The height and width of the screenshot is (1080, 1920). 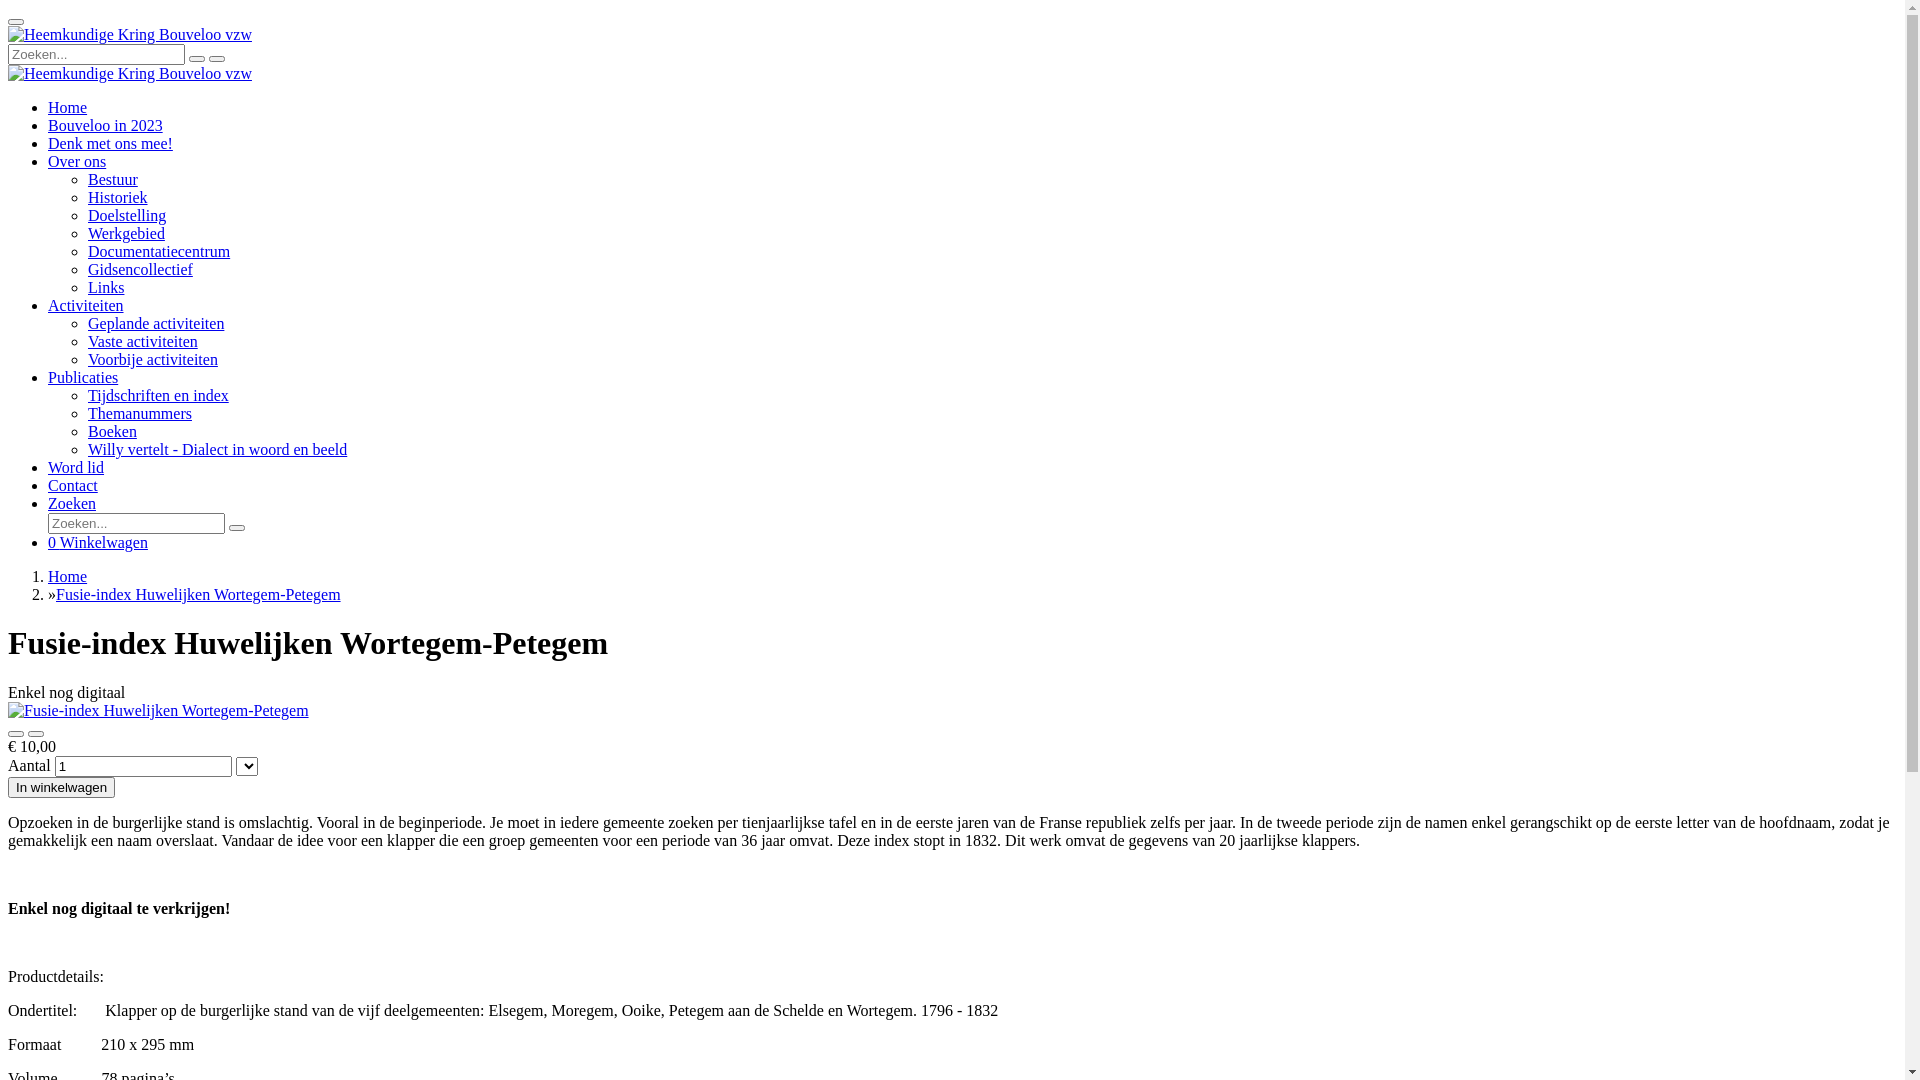 What do you see at coordinates (86, 430) in the screenshot?
I see `'Boeken'` at bounding box center [86, 430].